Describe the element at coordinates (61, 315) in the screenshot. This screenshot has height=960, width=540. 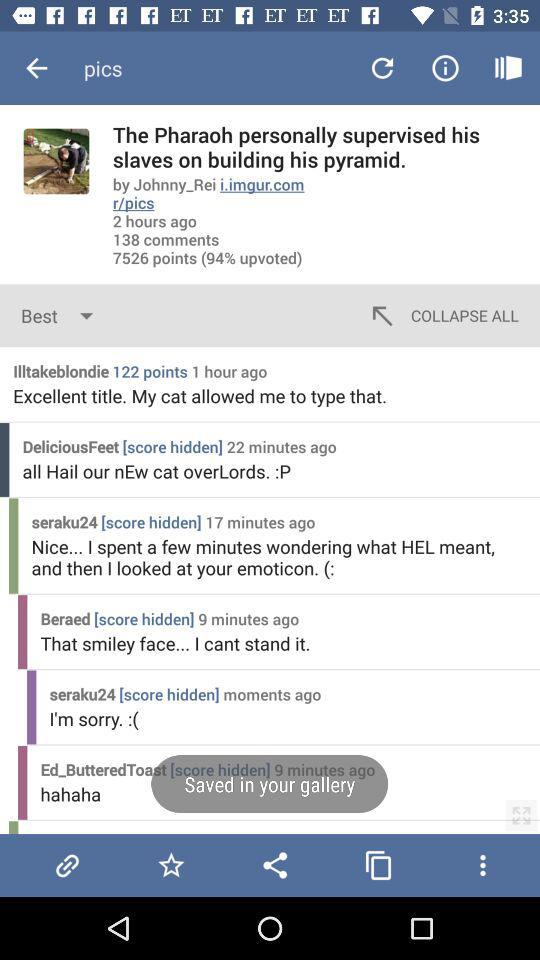
I see `the item next to the collapse all item` at that location.